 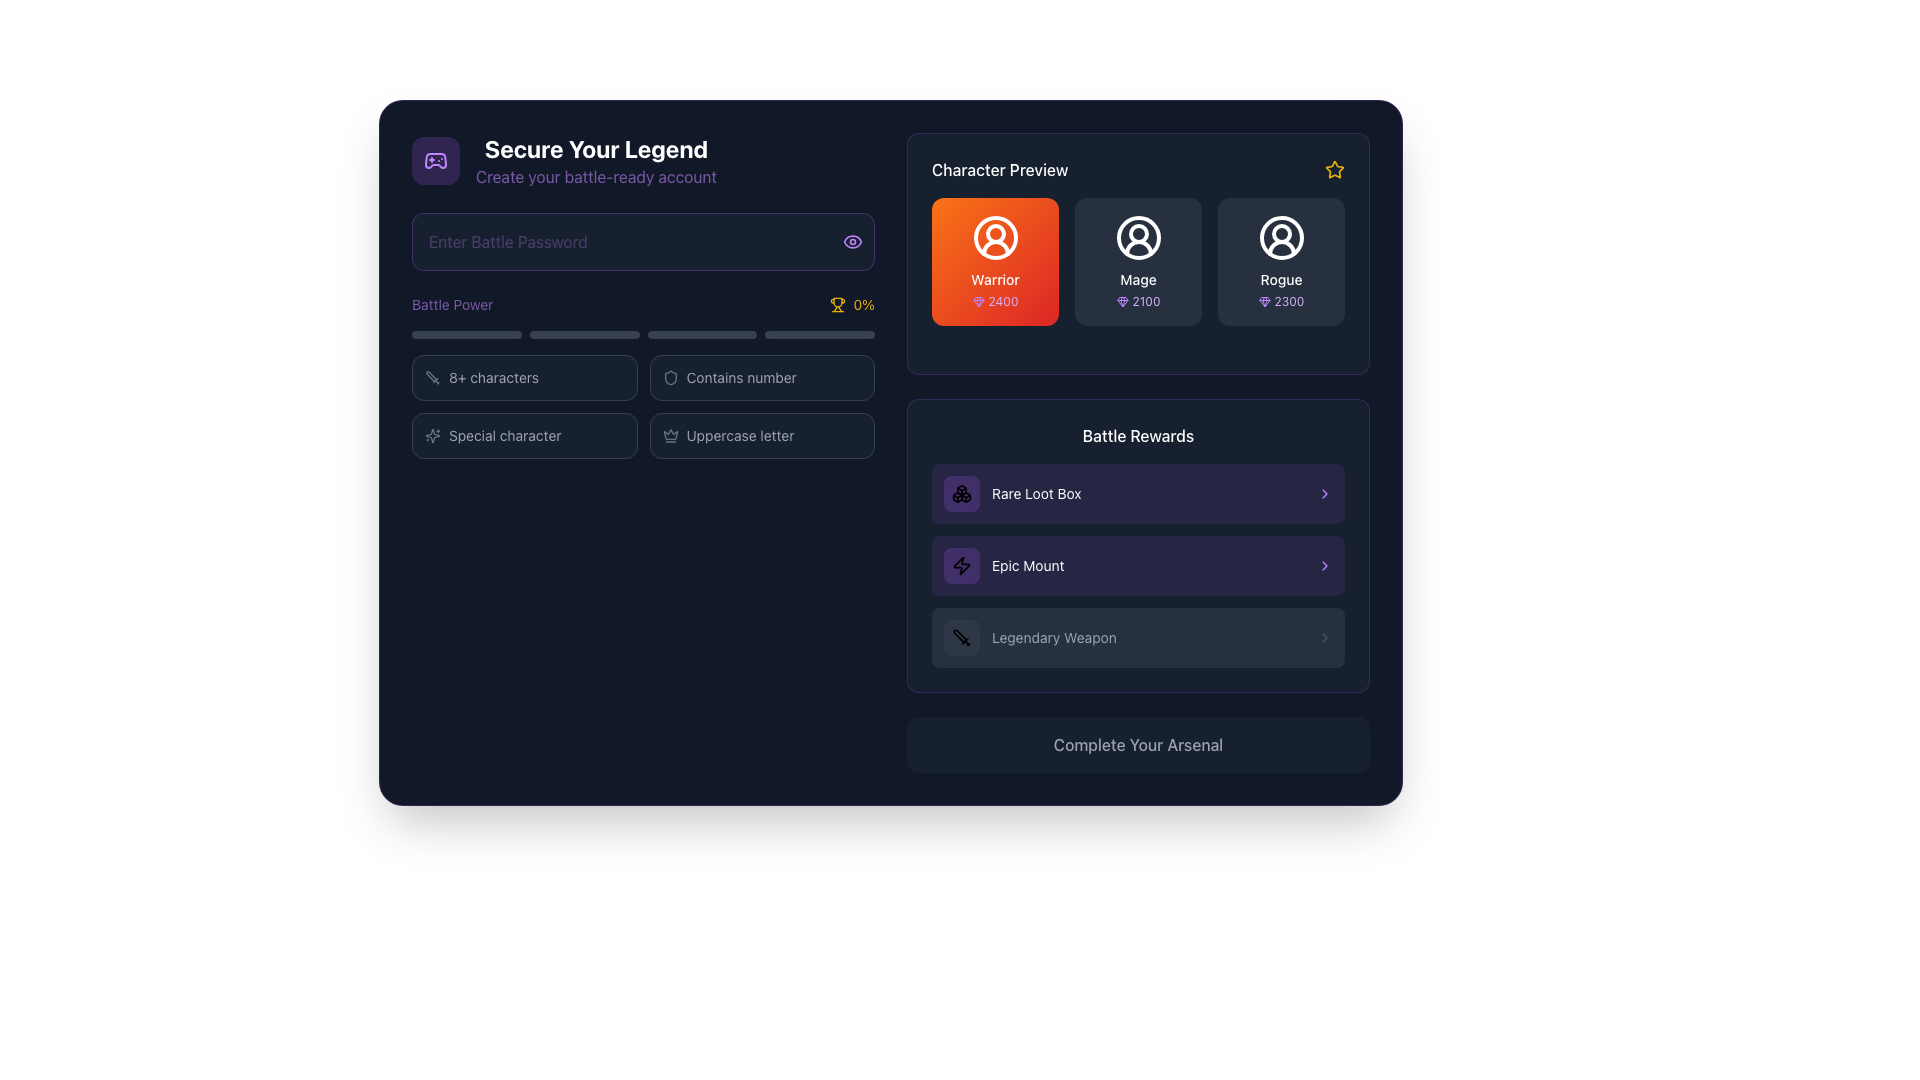 I want to click on the sword icon located in the 'Battle Rewards' section, which is the leftmost icon under the 'Legendary Weapon' label, so click(x=961, y=637).